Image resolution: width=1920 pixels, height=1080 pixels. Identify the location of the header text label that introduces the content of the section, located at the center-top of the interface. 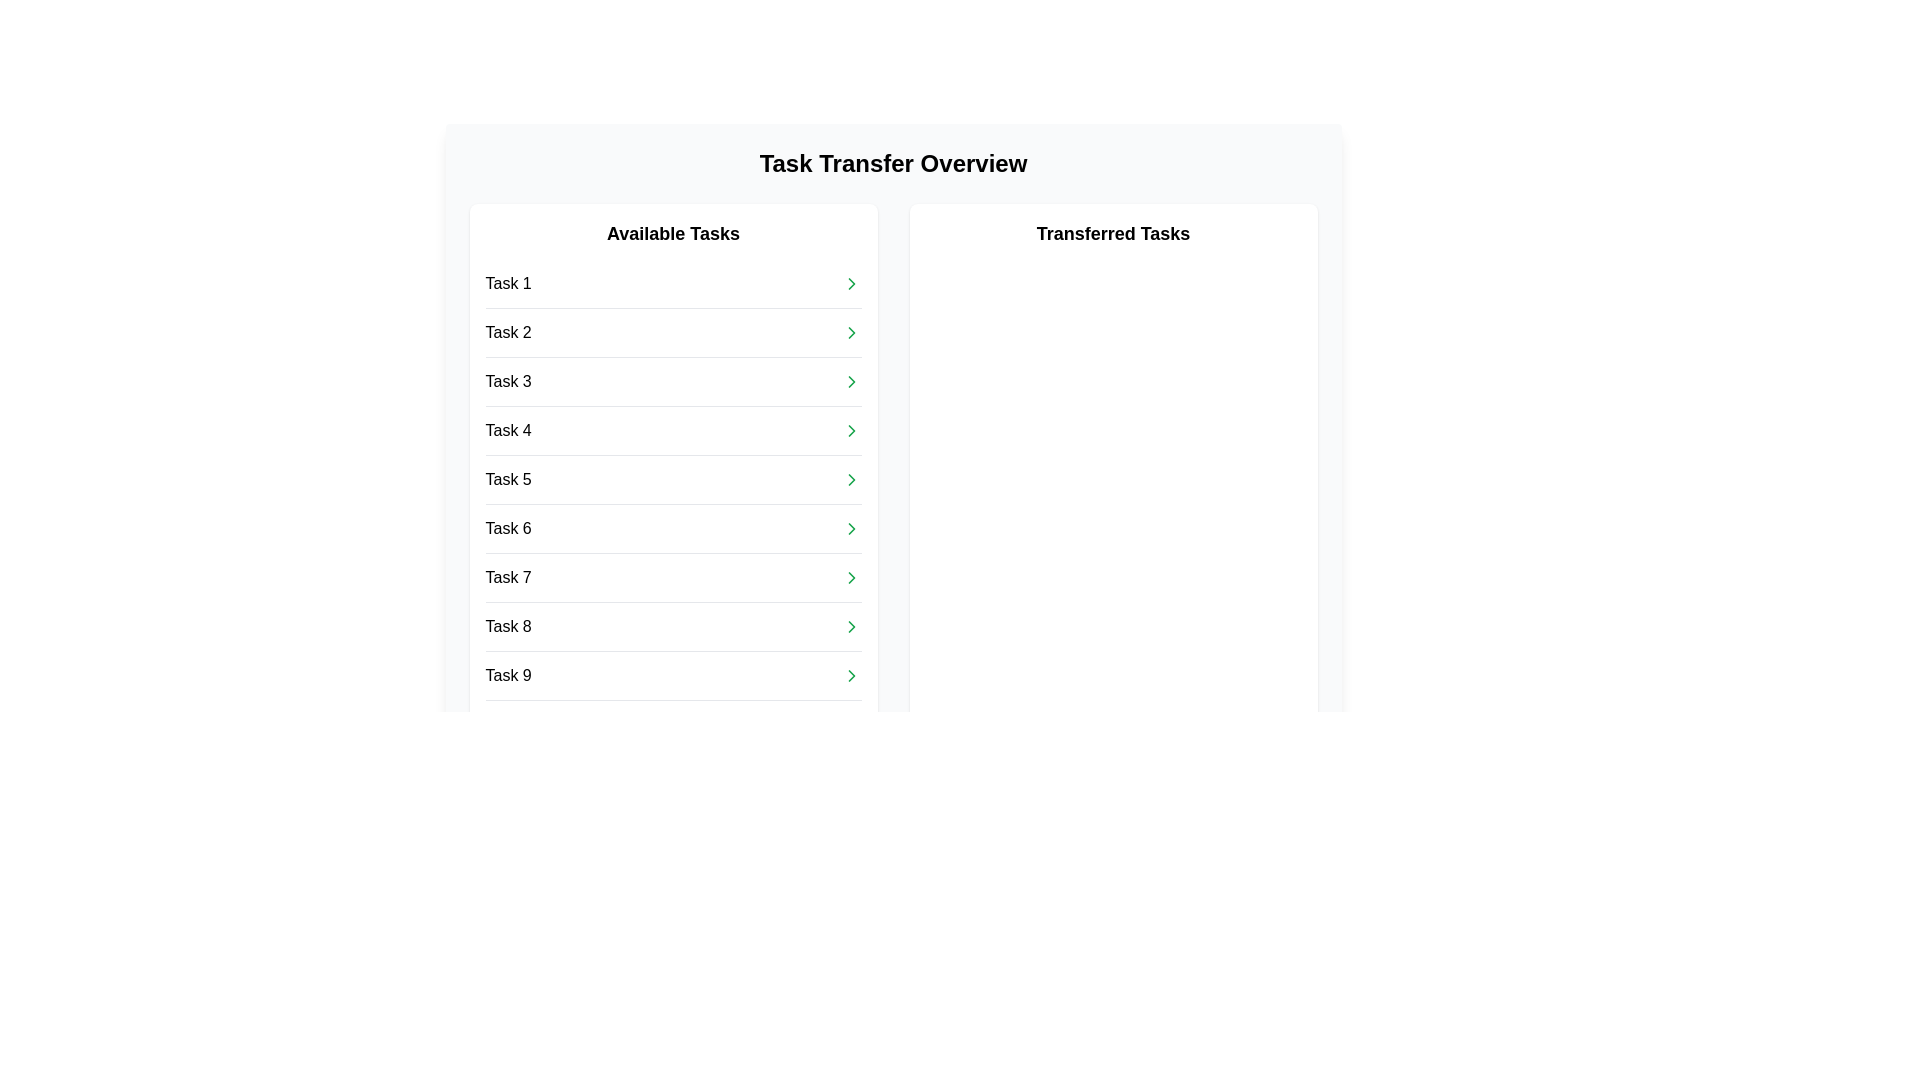
(892, 163).